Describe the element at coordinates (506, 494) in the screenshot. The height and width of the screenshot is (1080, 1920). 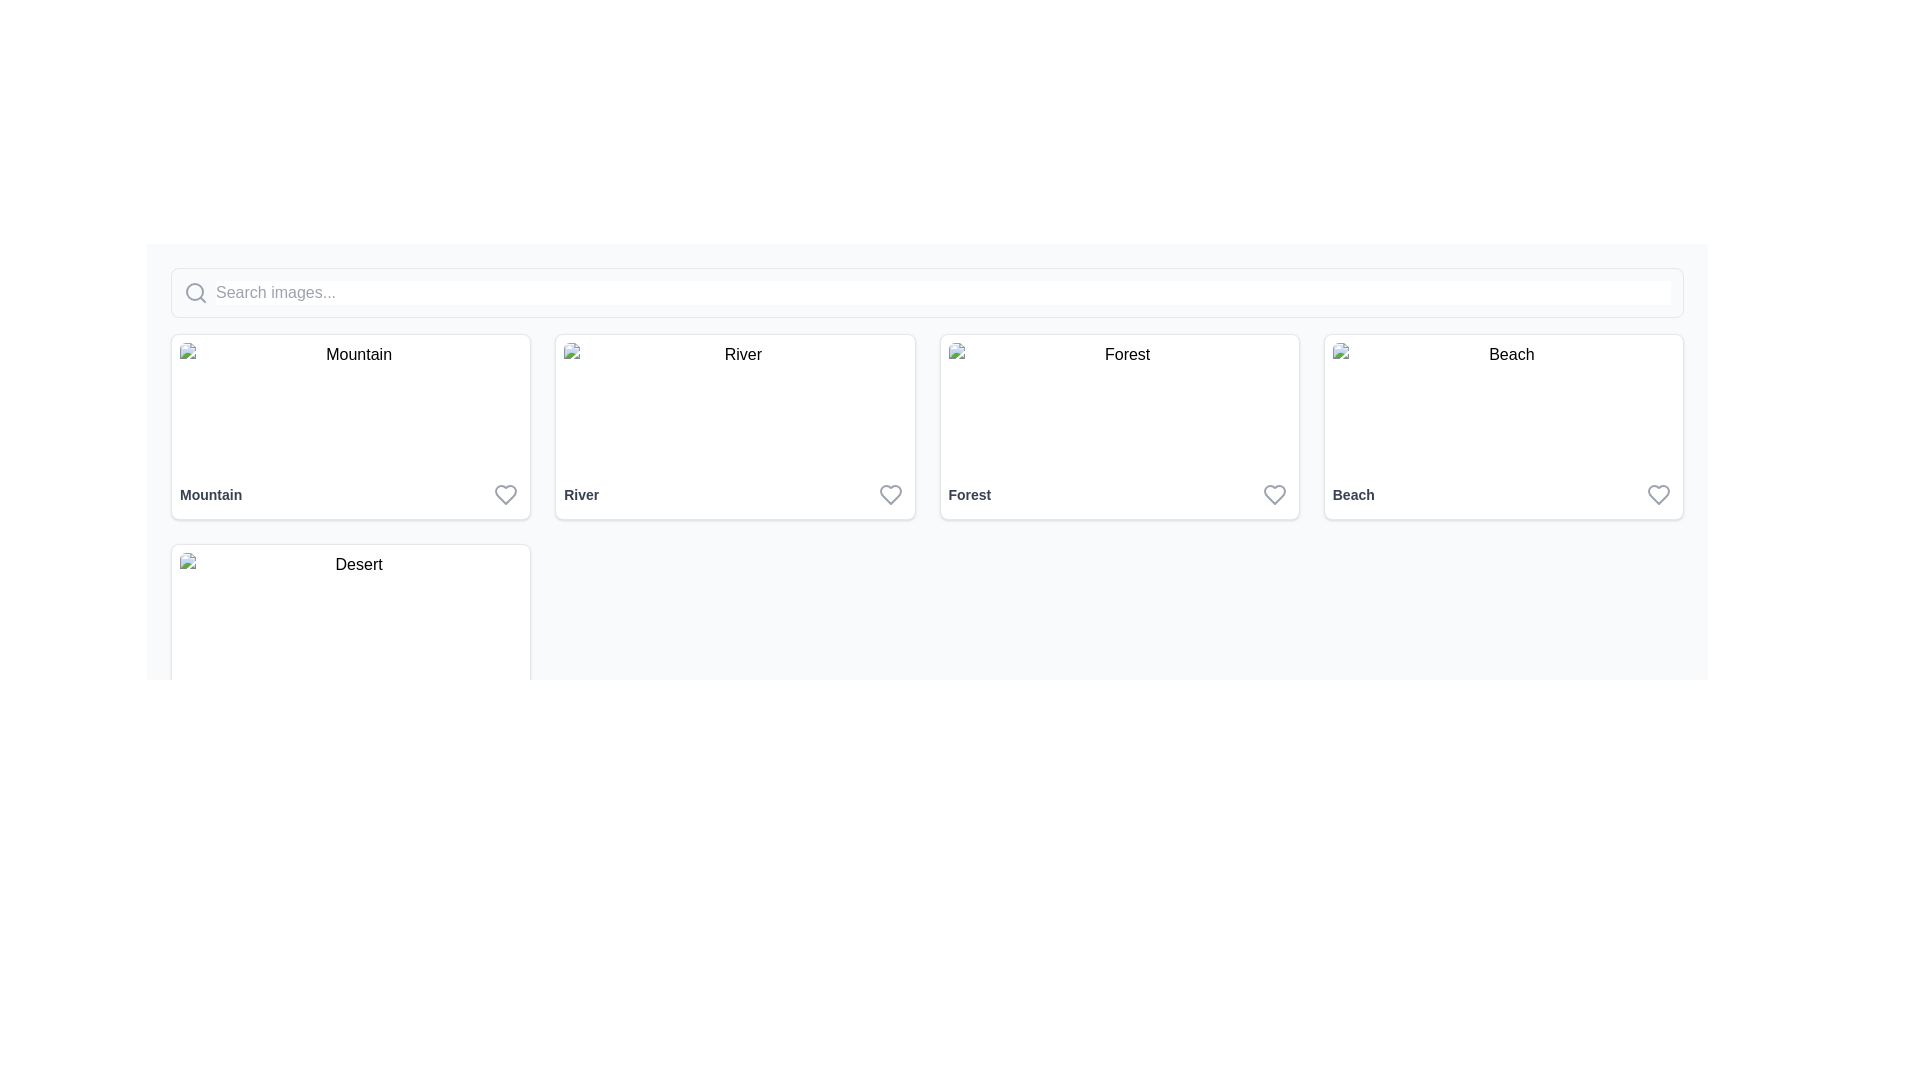
I see `the heart-shaped IconButton located at the bottom-right corner of the card labeled 'Mountain'` at that location.